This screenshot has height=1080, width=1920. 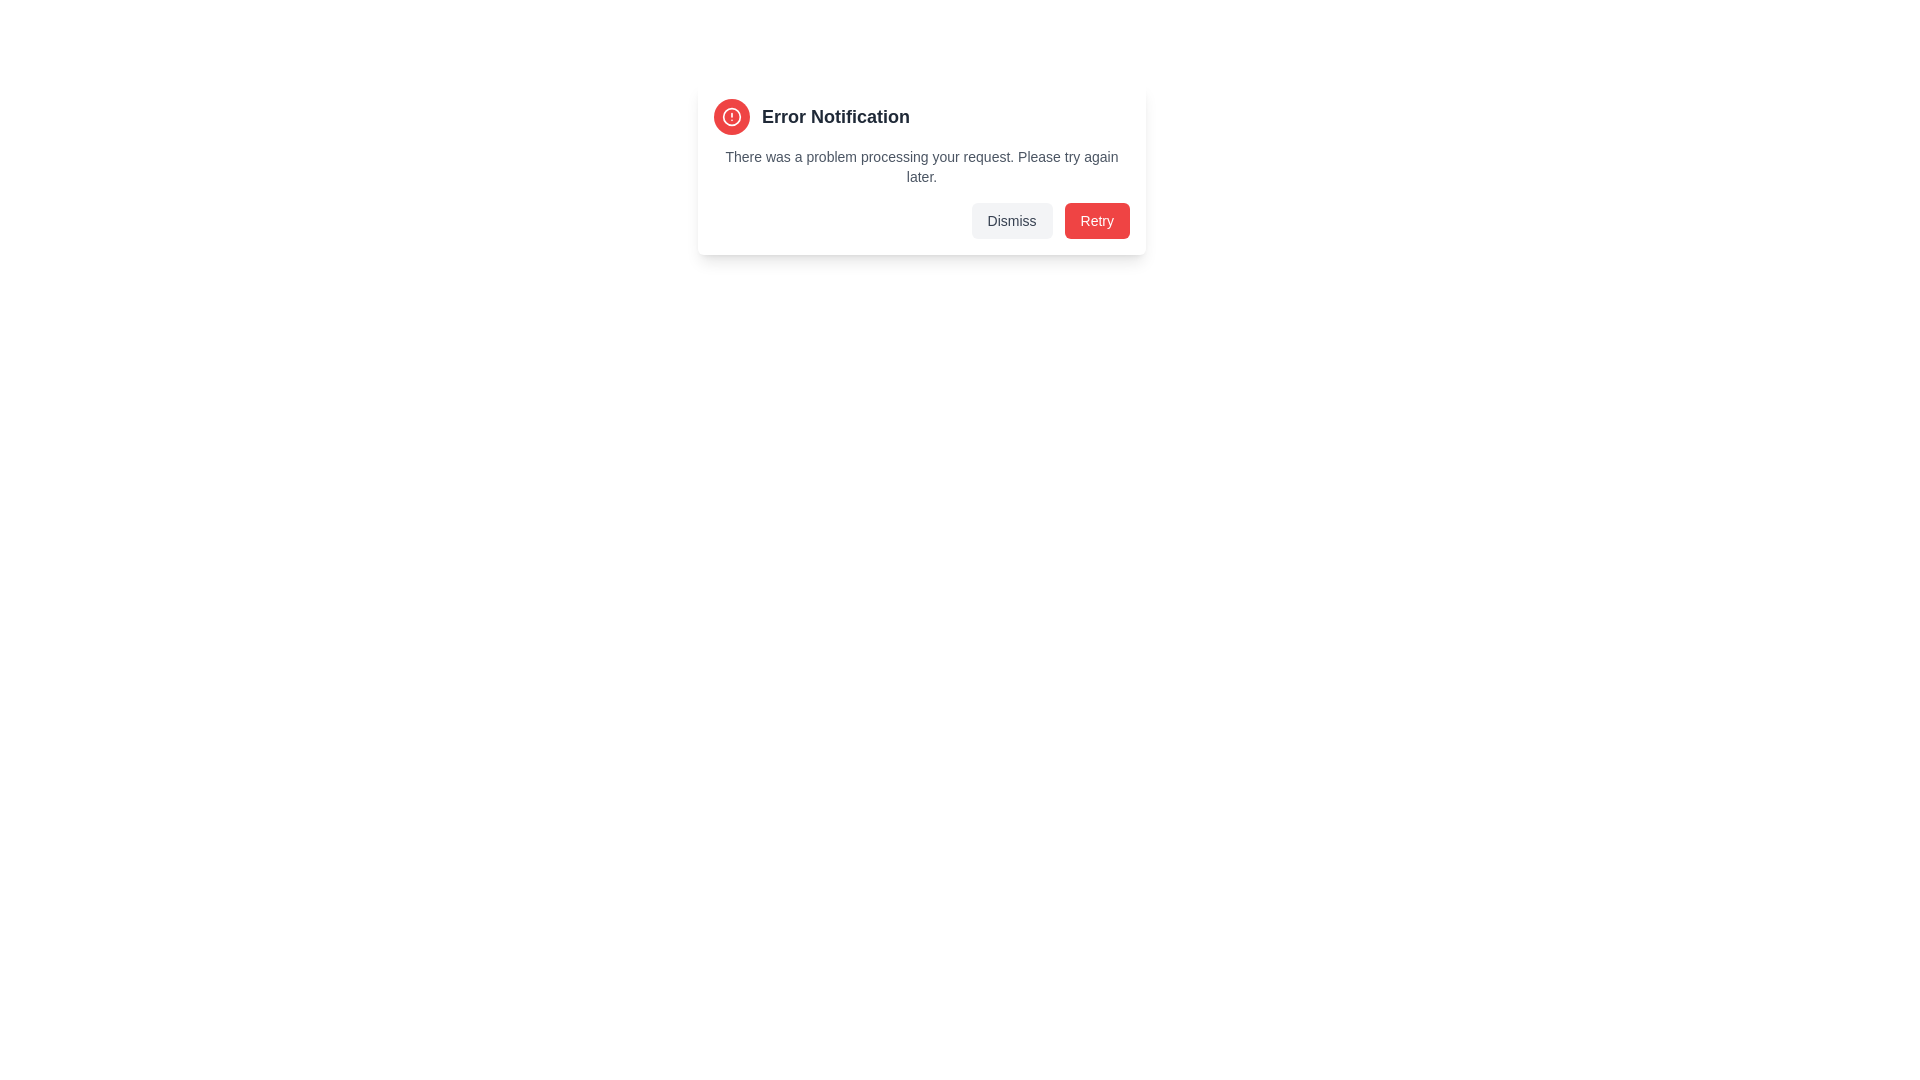 What do you see at coordinates (1012, 220) in the screenshot?
I see `the 'Dismiss' button to observe its hover effect` at bounding box center [1012, 220].